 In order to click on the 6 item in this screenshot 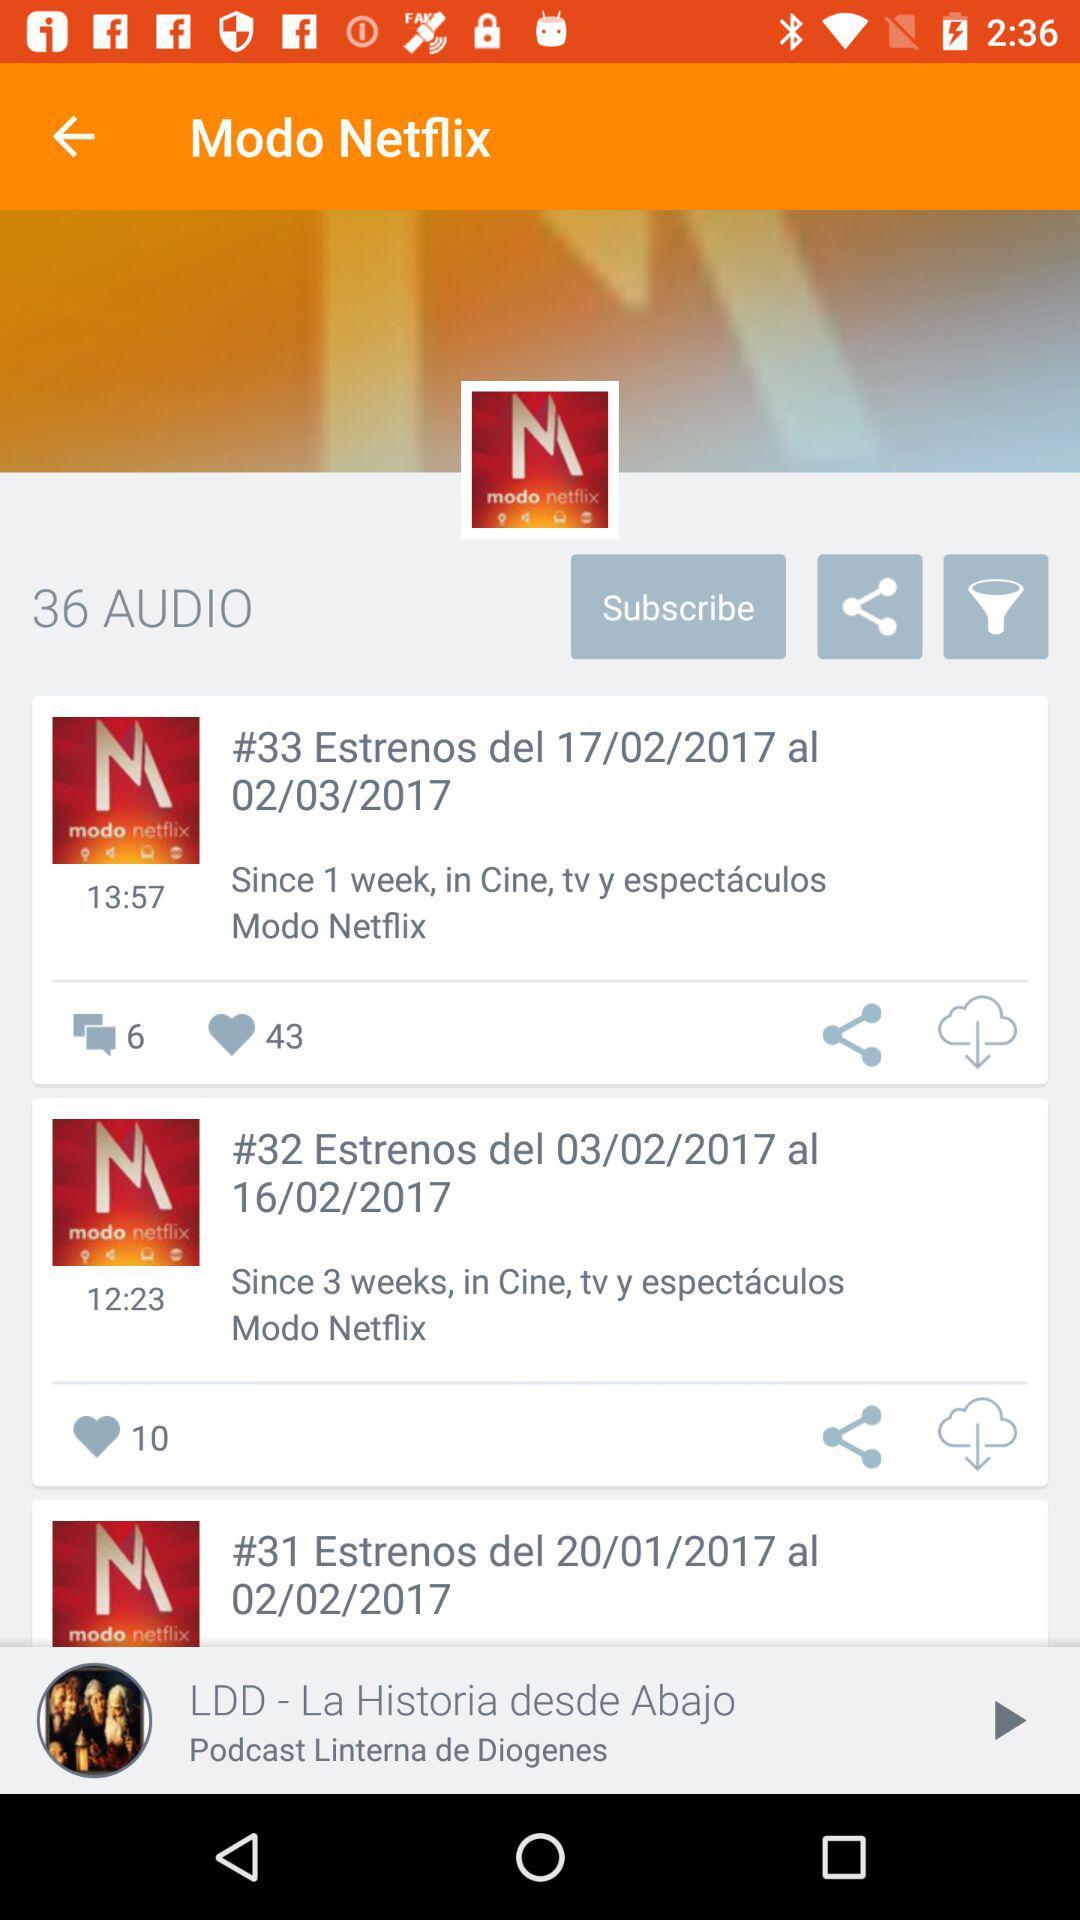, I will do `click(99, 1035)`.